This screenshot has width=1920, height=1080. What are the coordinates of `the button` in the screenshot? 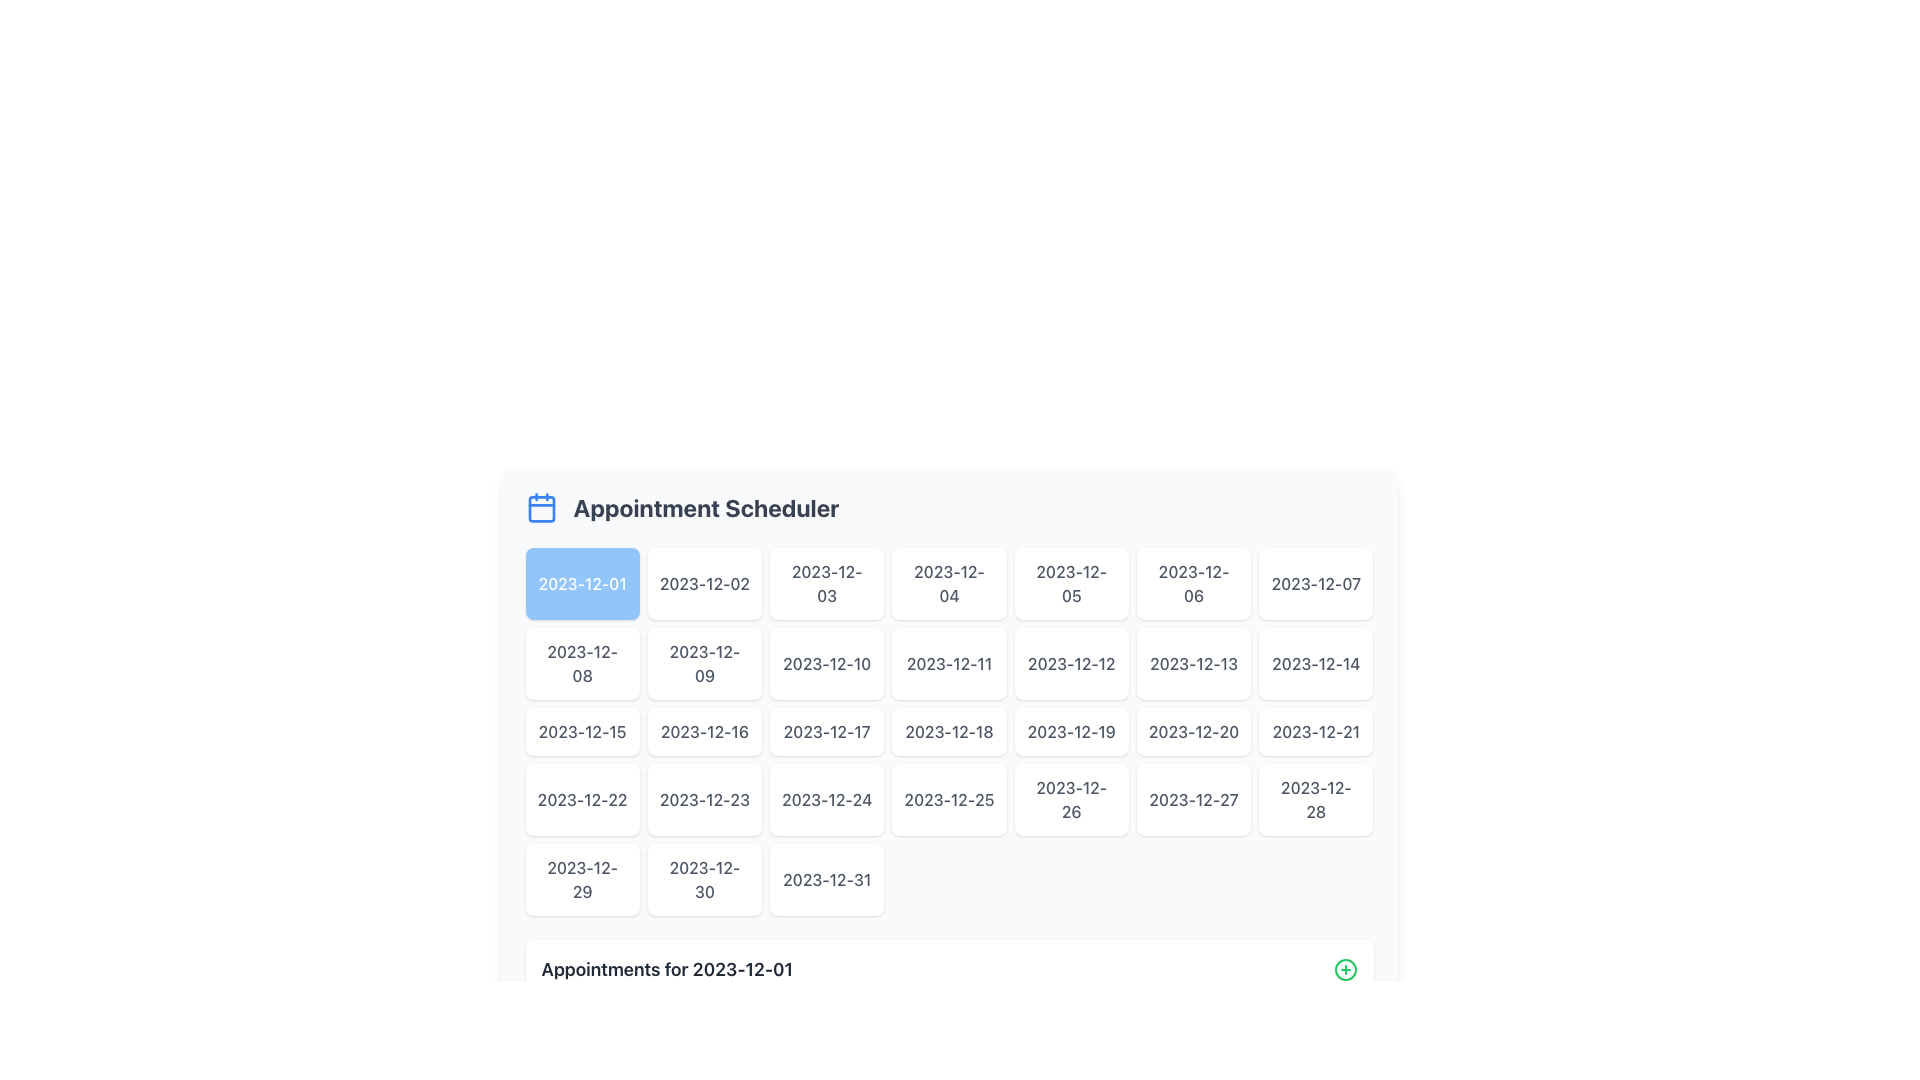 It's located at (1070, 798).